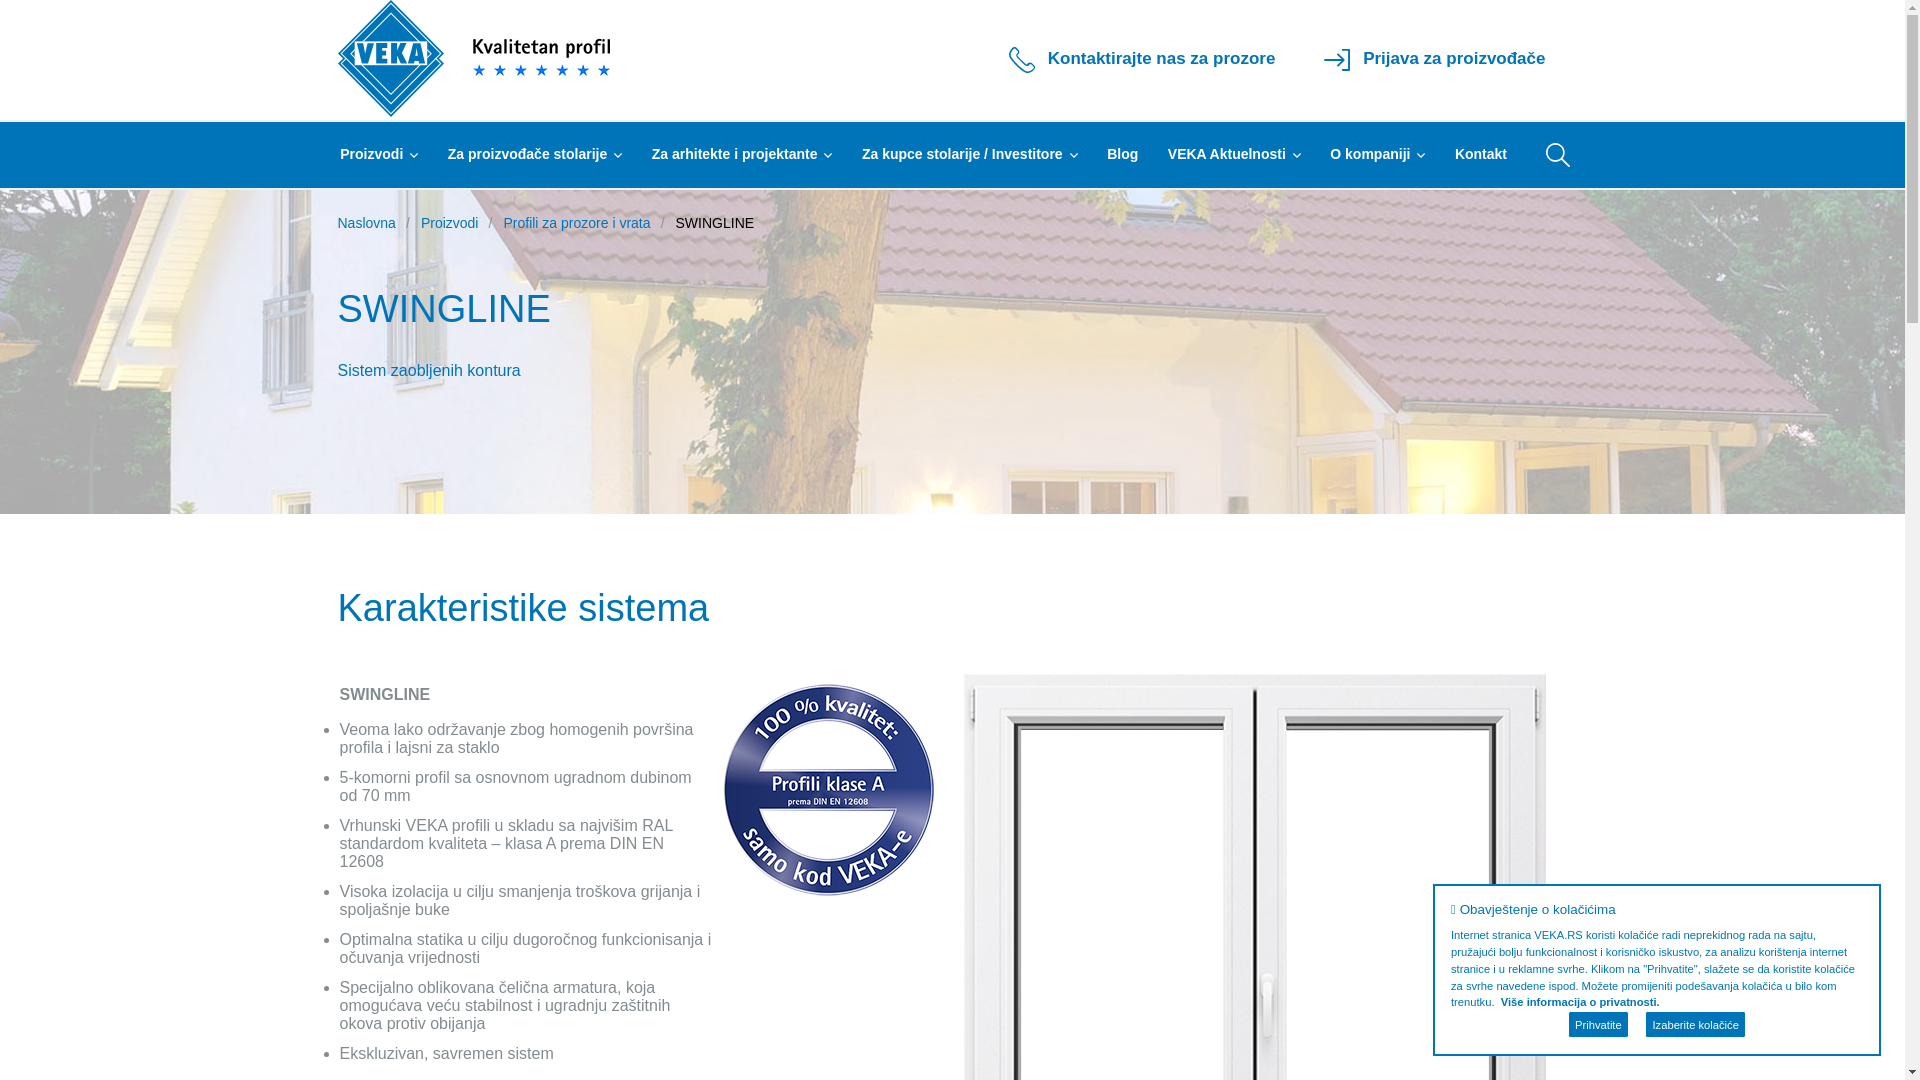 The width and height of the screenshot is (1920, 1080). I want to click on 'Prihvatite', so click(1597, 1024).